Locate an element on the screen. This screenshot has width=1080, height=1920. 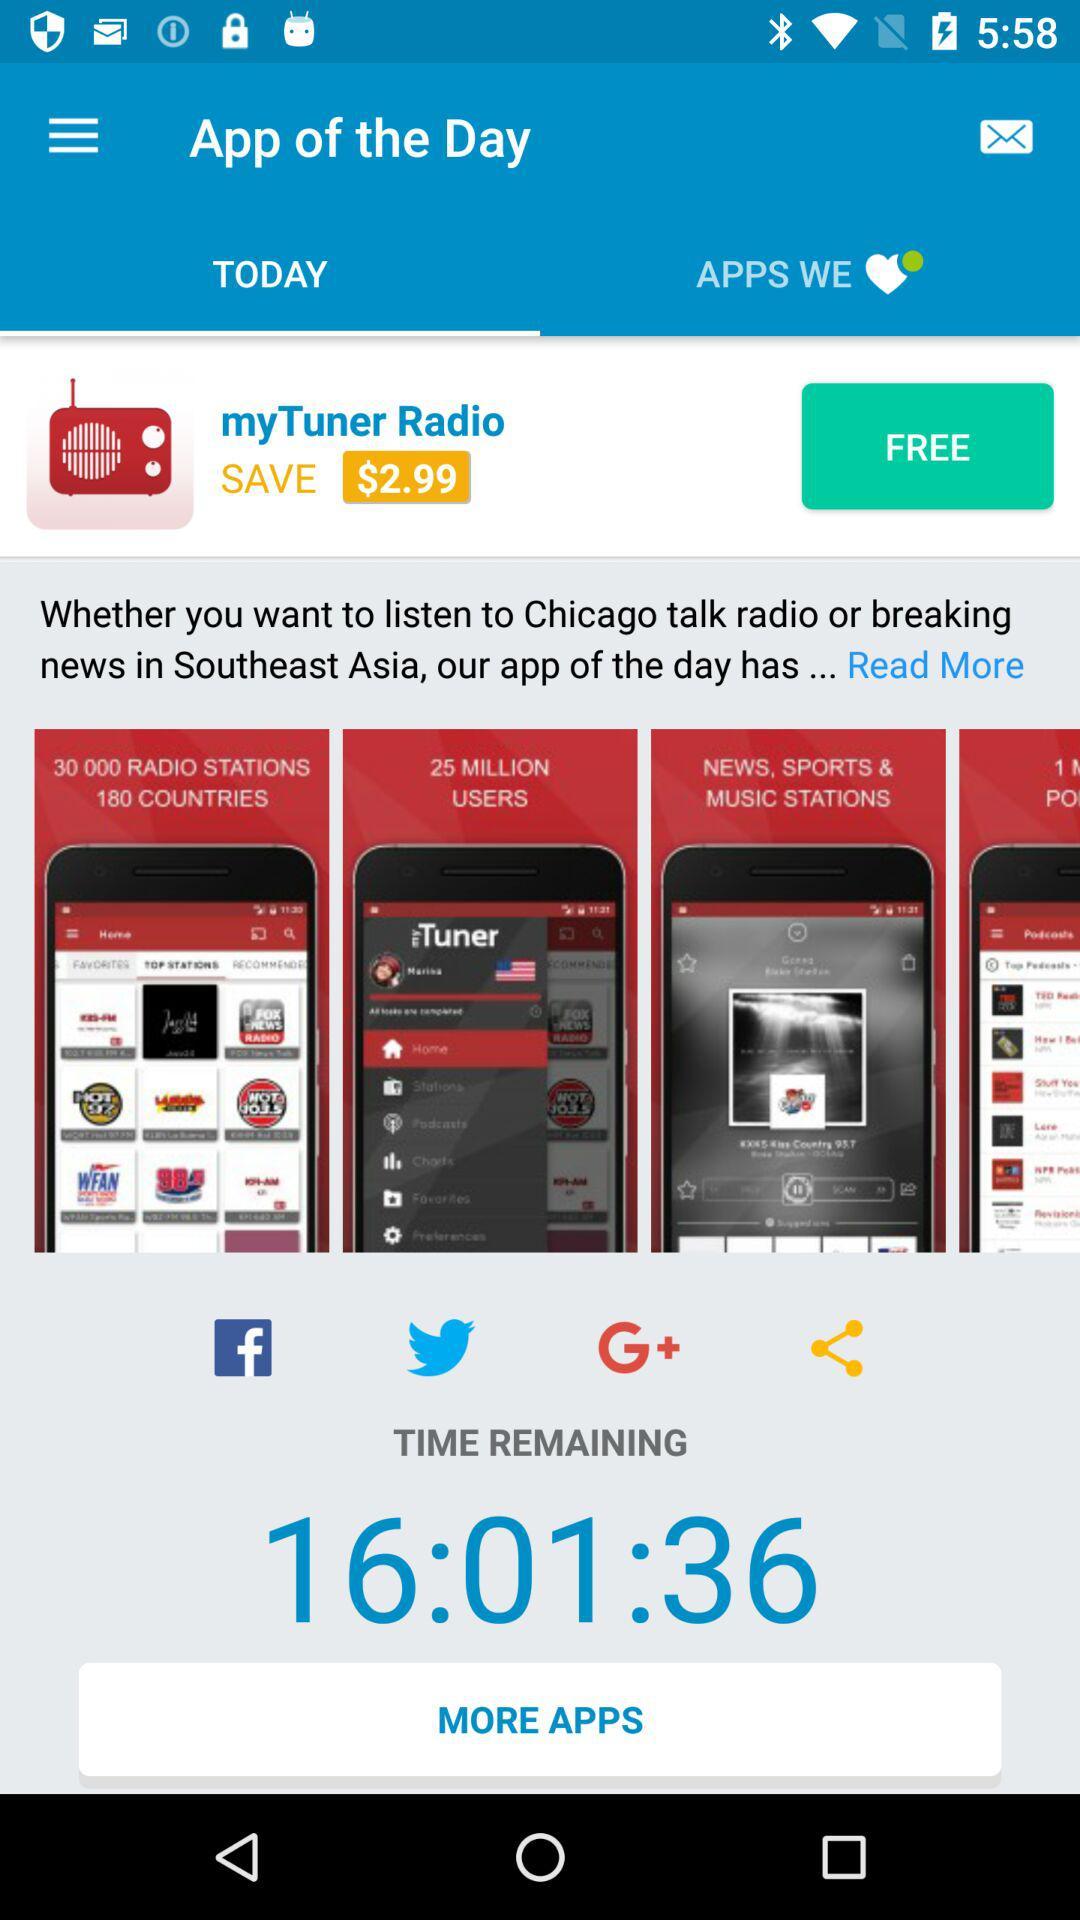
the item above time remaining icon is located at coordinates (639, 1347).